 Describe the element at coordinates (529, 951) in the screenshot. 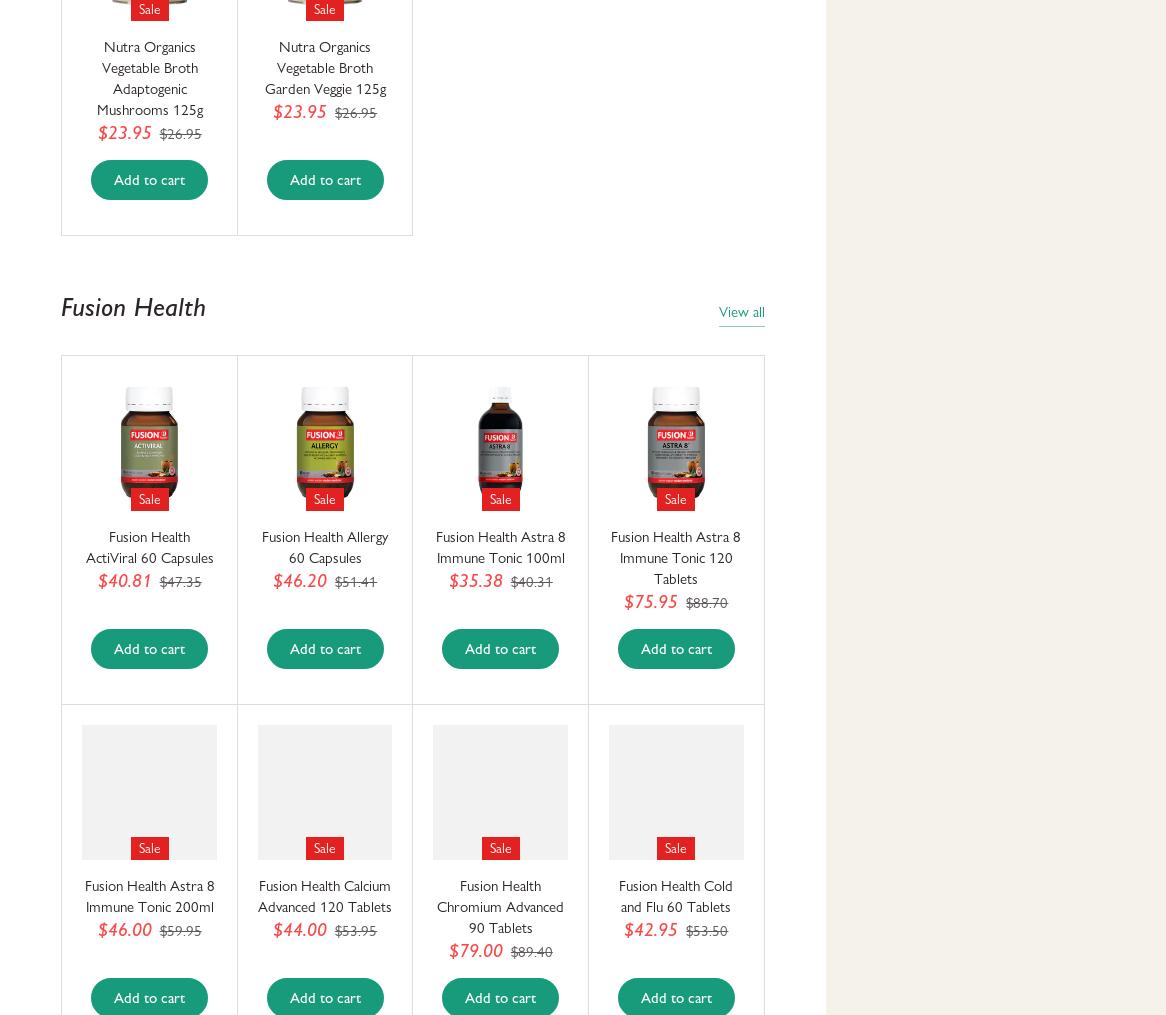

I see `'$89.40'` at that location.